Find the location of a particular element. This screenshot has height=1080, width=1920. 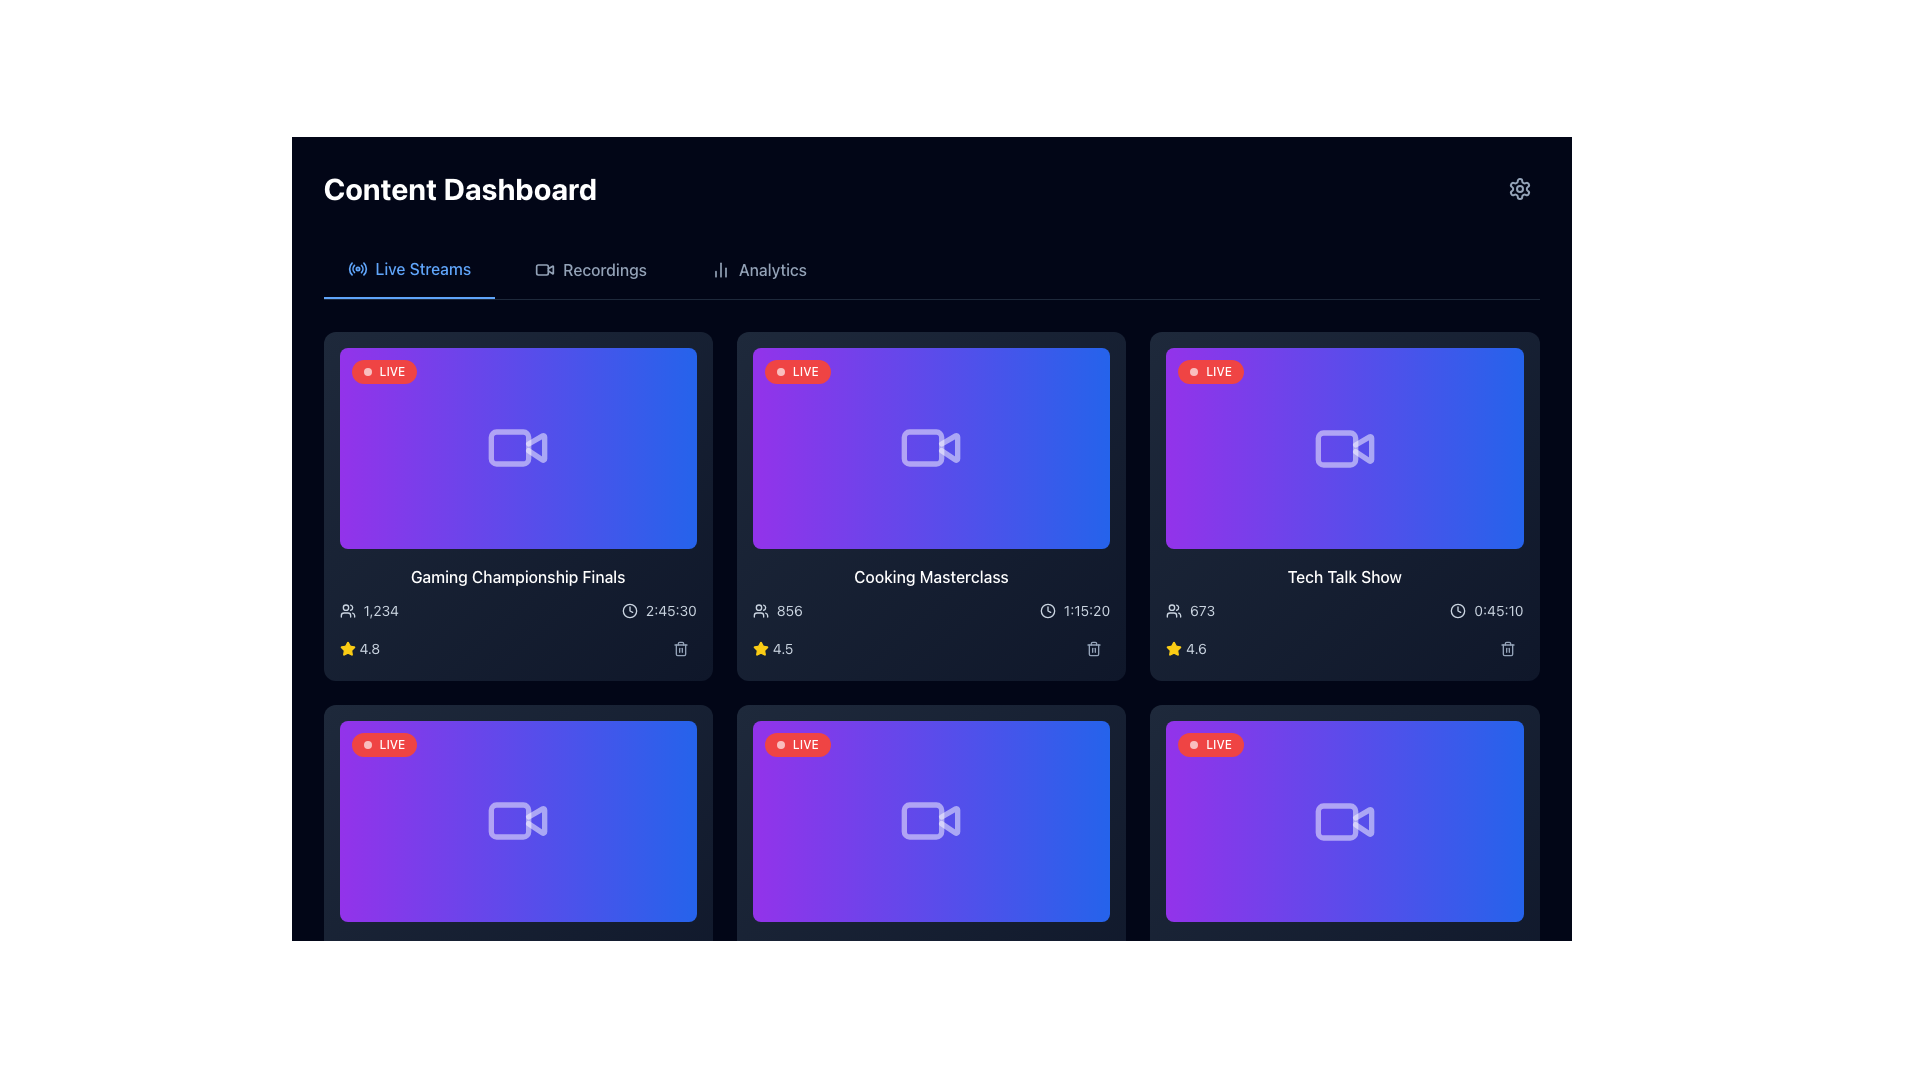

the fourth Video Stream Tile is located at coordinates (1344, 821).